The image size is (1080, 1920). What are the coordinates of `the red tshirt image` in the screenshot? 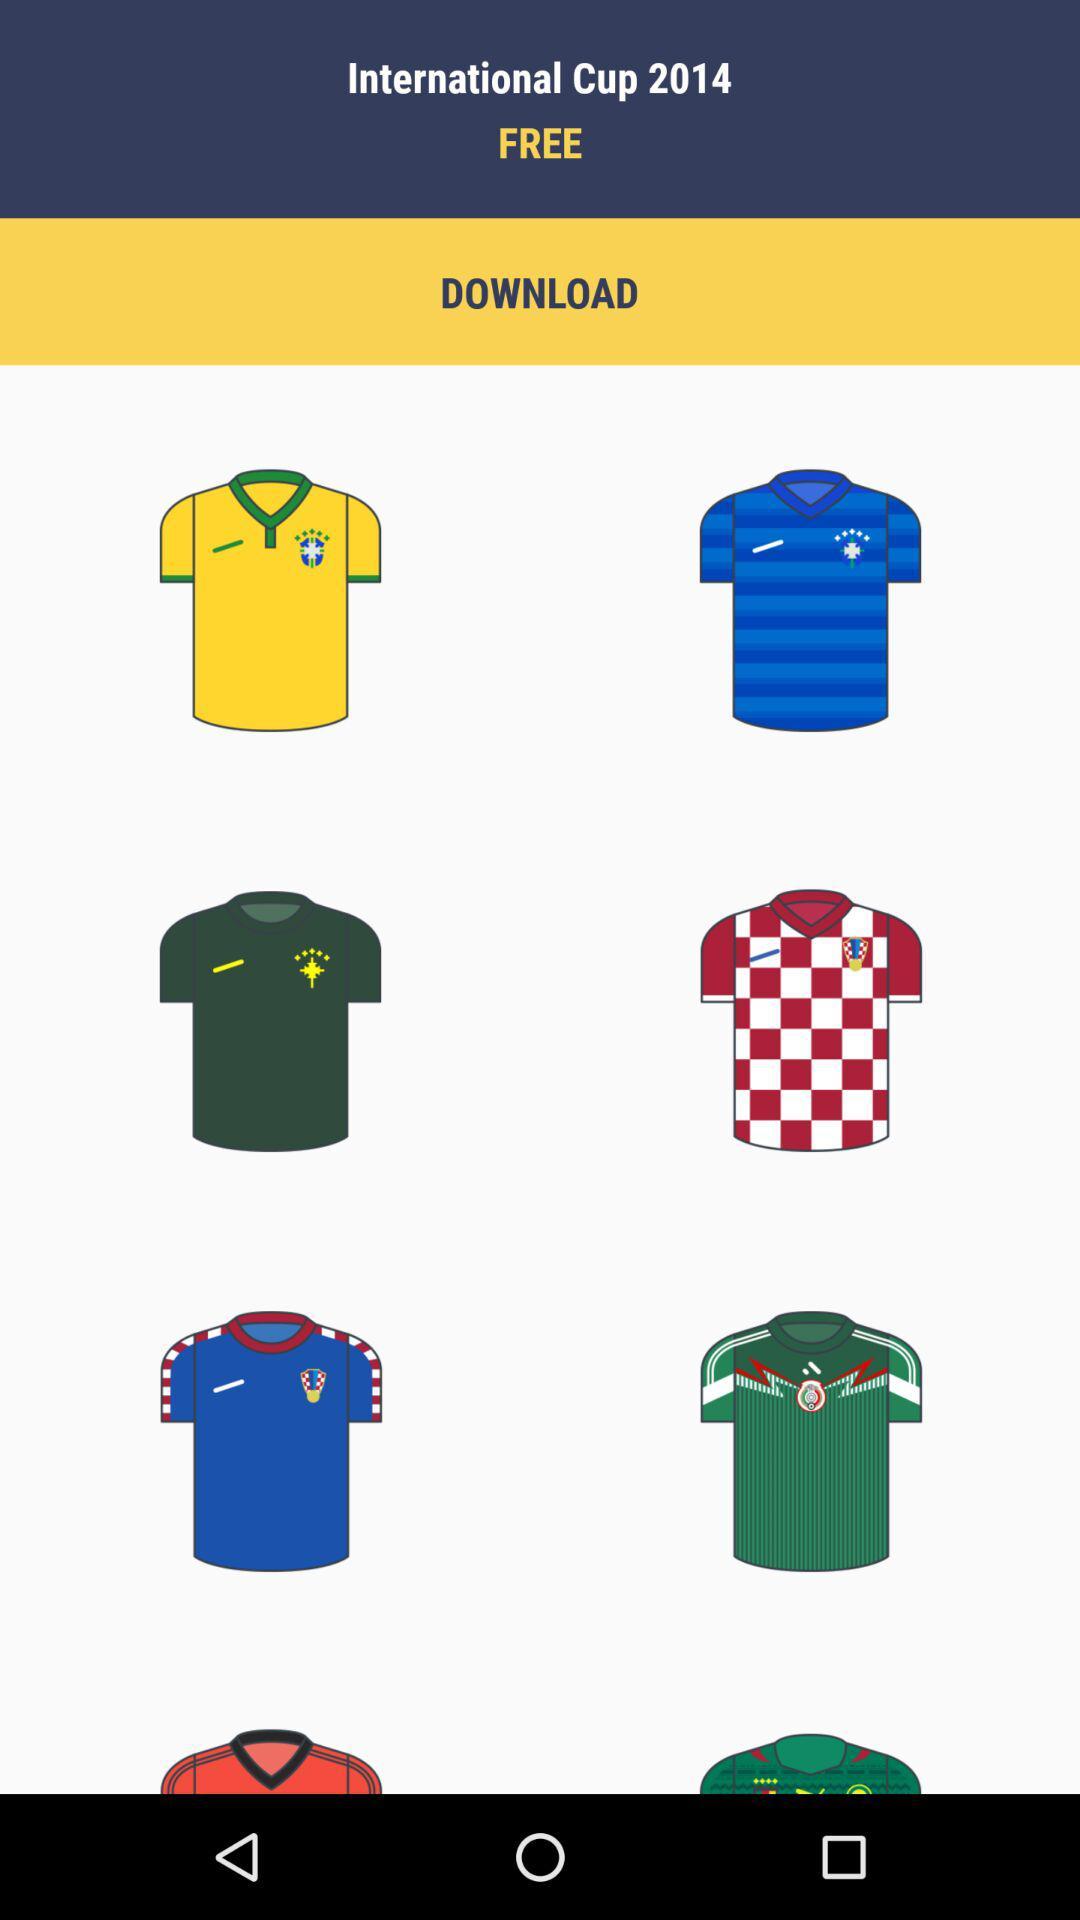 It's located at (810, 995).